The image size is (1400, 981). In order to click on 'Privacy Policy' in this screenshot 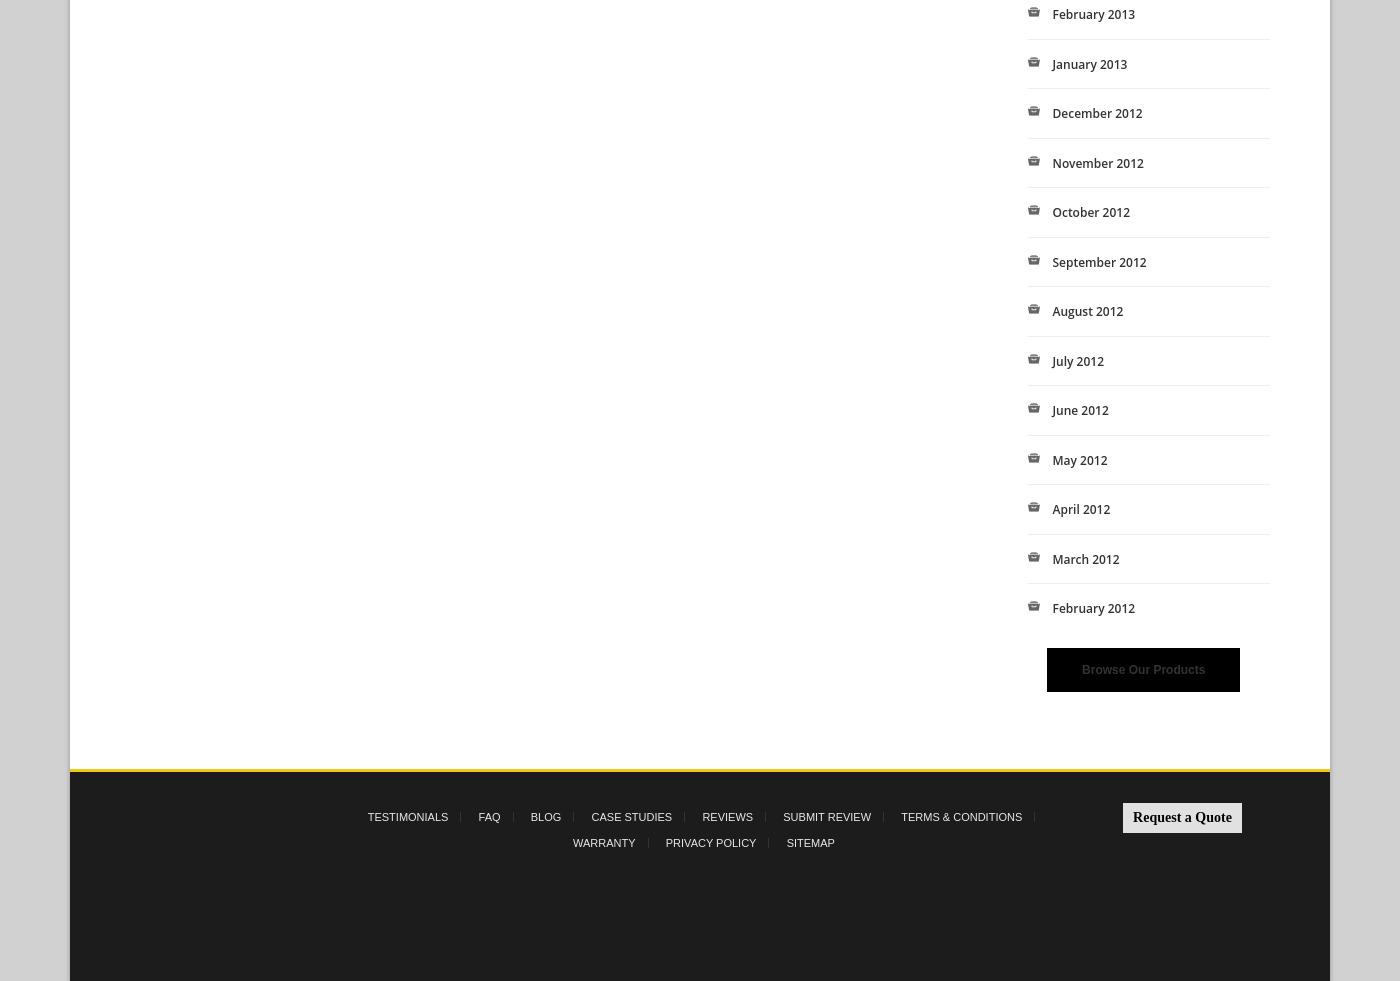, I will do `click(710, 841)`.